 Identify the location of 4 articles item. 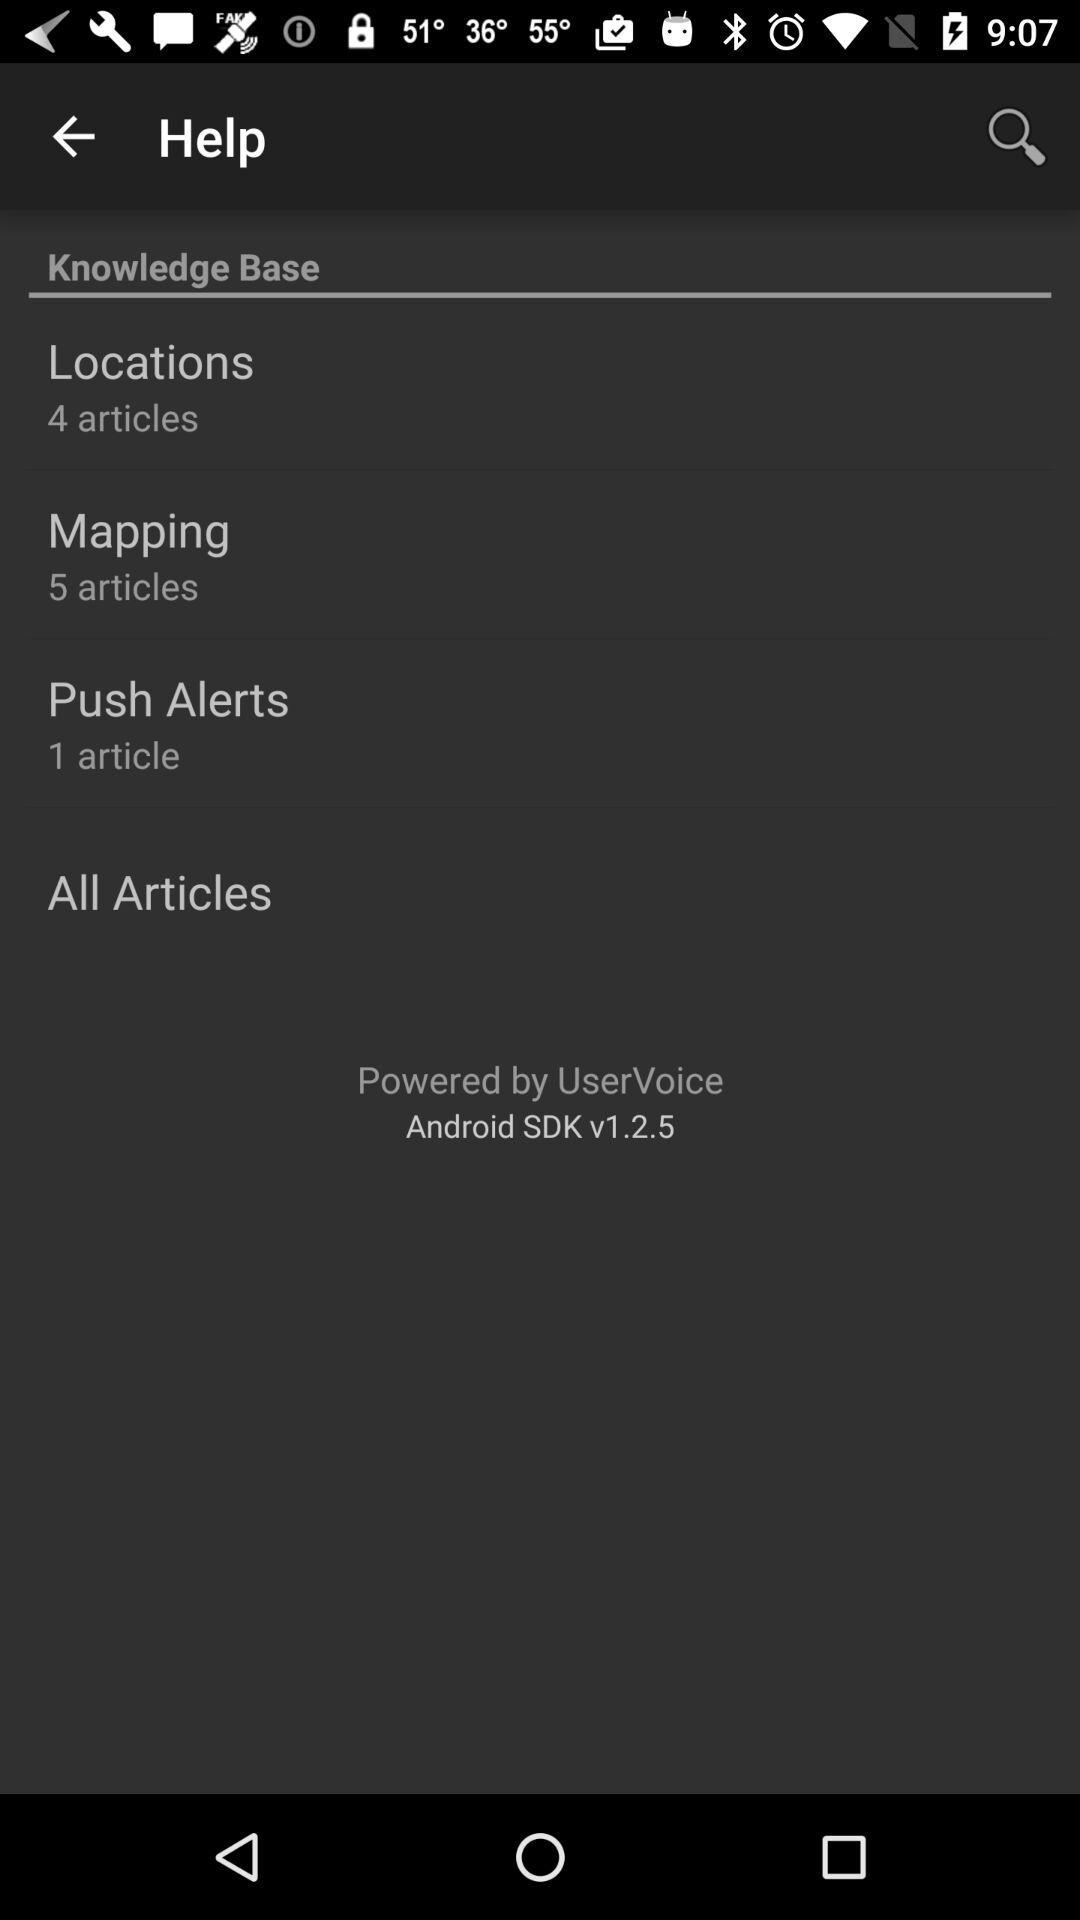
(123, 416).